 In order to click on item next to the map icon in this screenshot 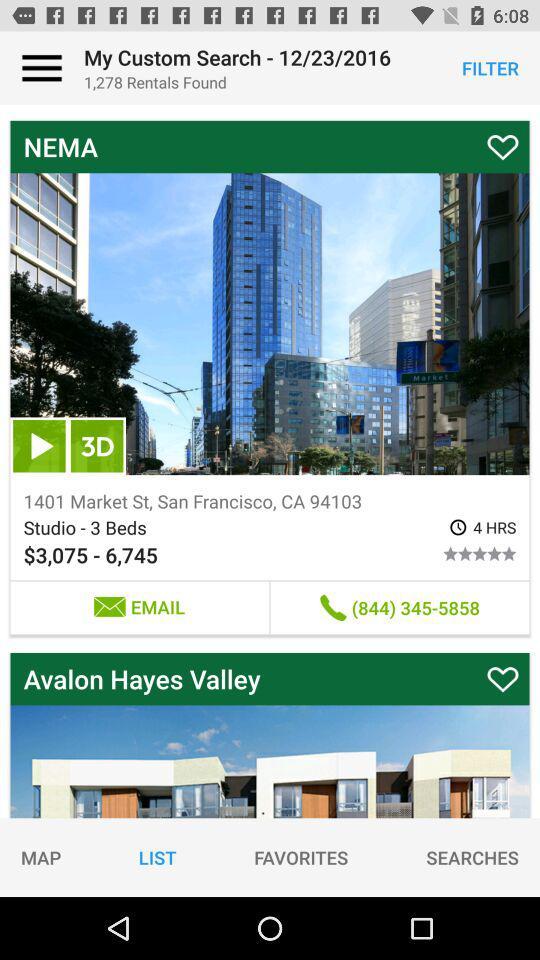, I will do `click(156, 856)`.